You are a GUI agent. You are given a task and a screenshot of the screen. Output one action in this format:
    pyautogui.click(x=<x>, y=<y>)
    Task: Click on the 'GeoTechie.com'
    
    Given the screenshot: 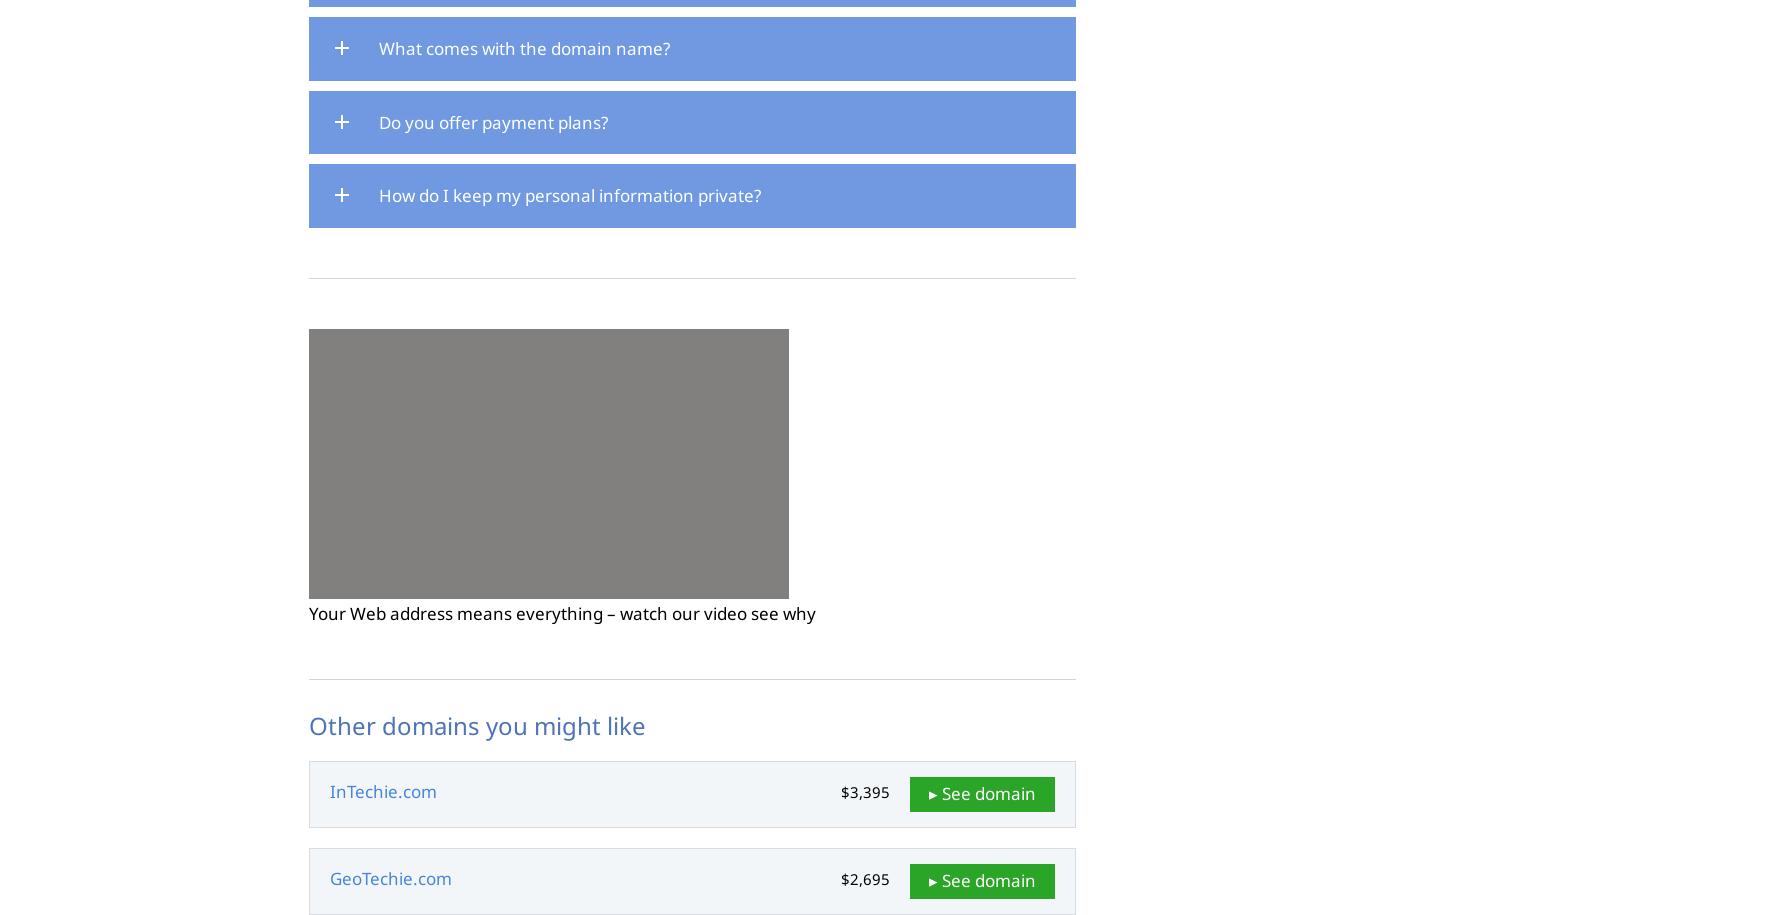 What is the action you would take?
    pyautogui.click(x=390, y=877)
    